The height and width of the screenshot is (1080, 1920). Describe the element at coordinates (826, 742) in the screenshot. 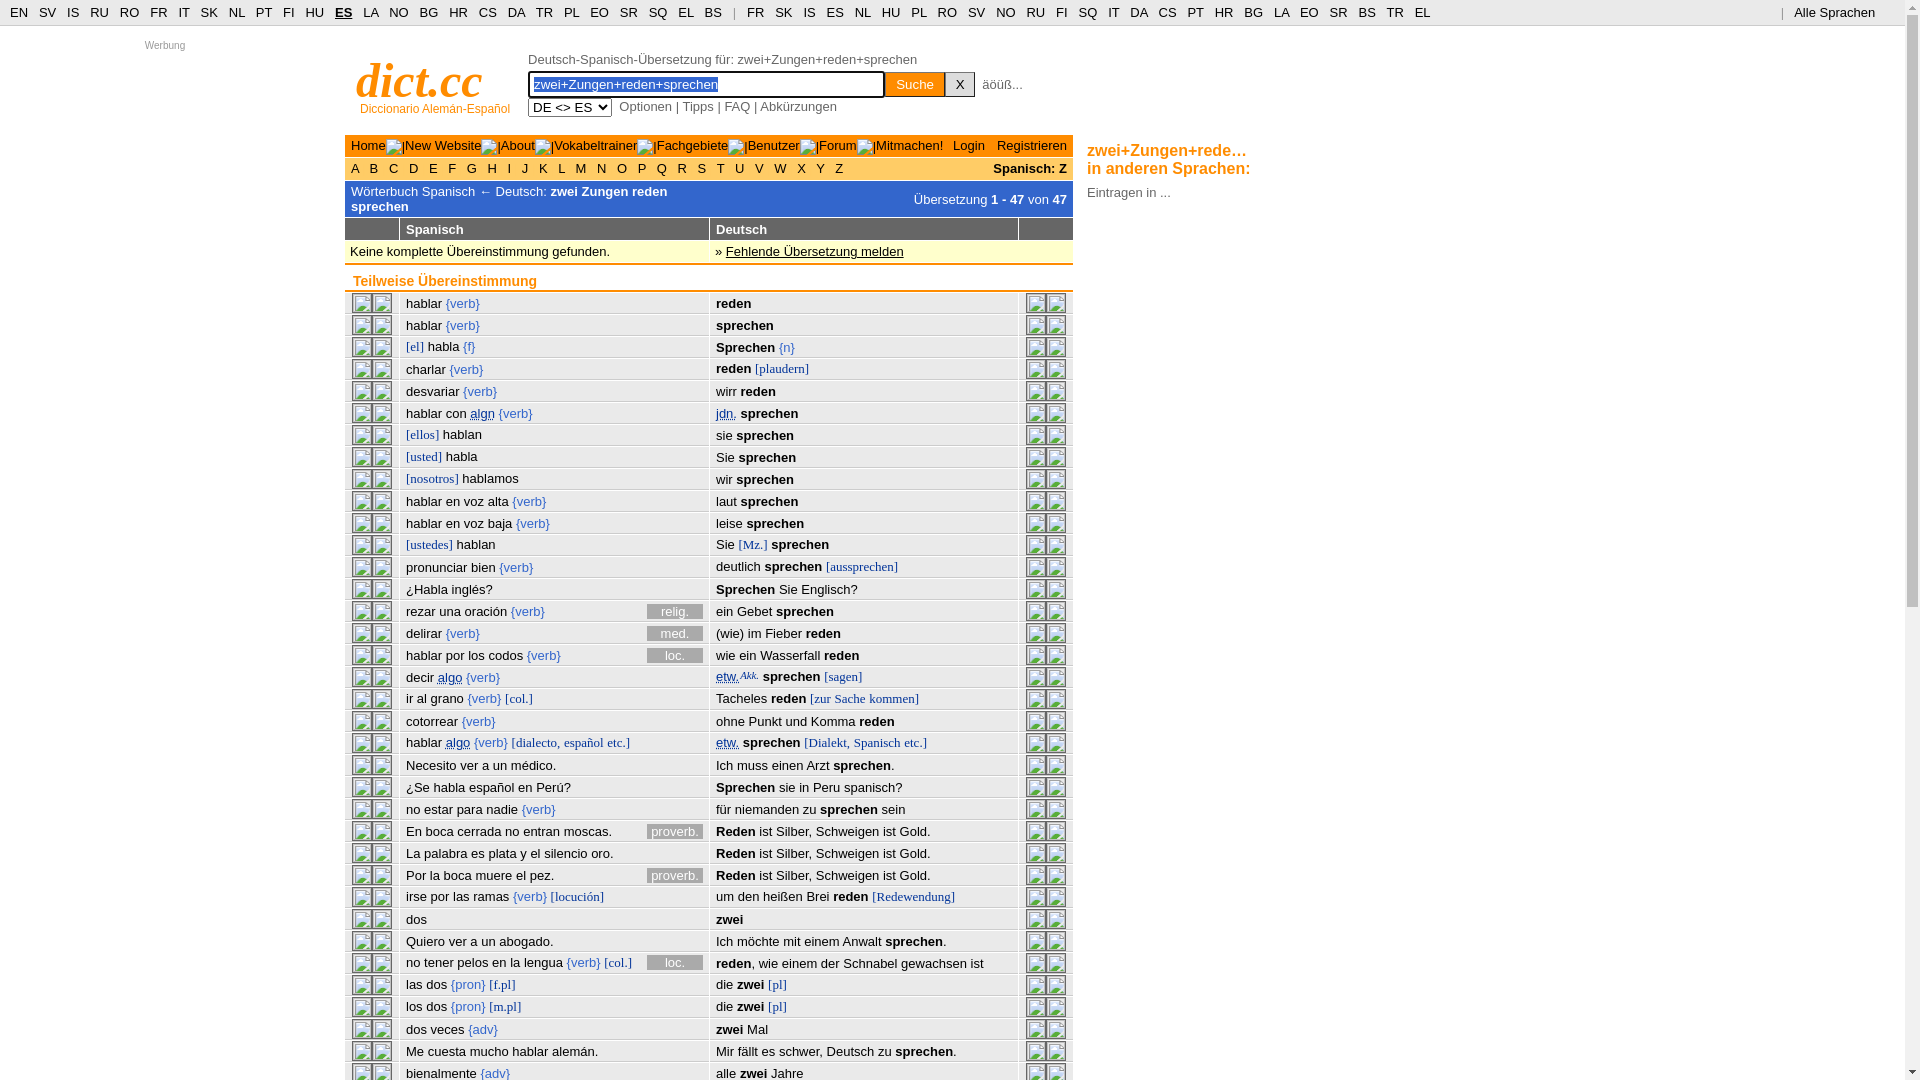

I see `'[Dialekt,'` at that location.